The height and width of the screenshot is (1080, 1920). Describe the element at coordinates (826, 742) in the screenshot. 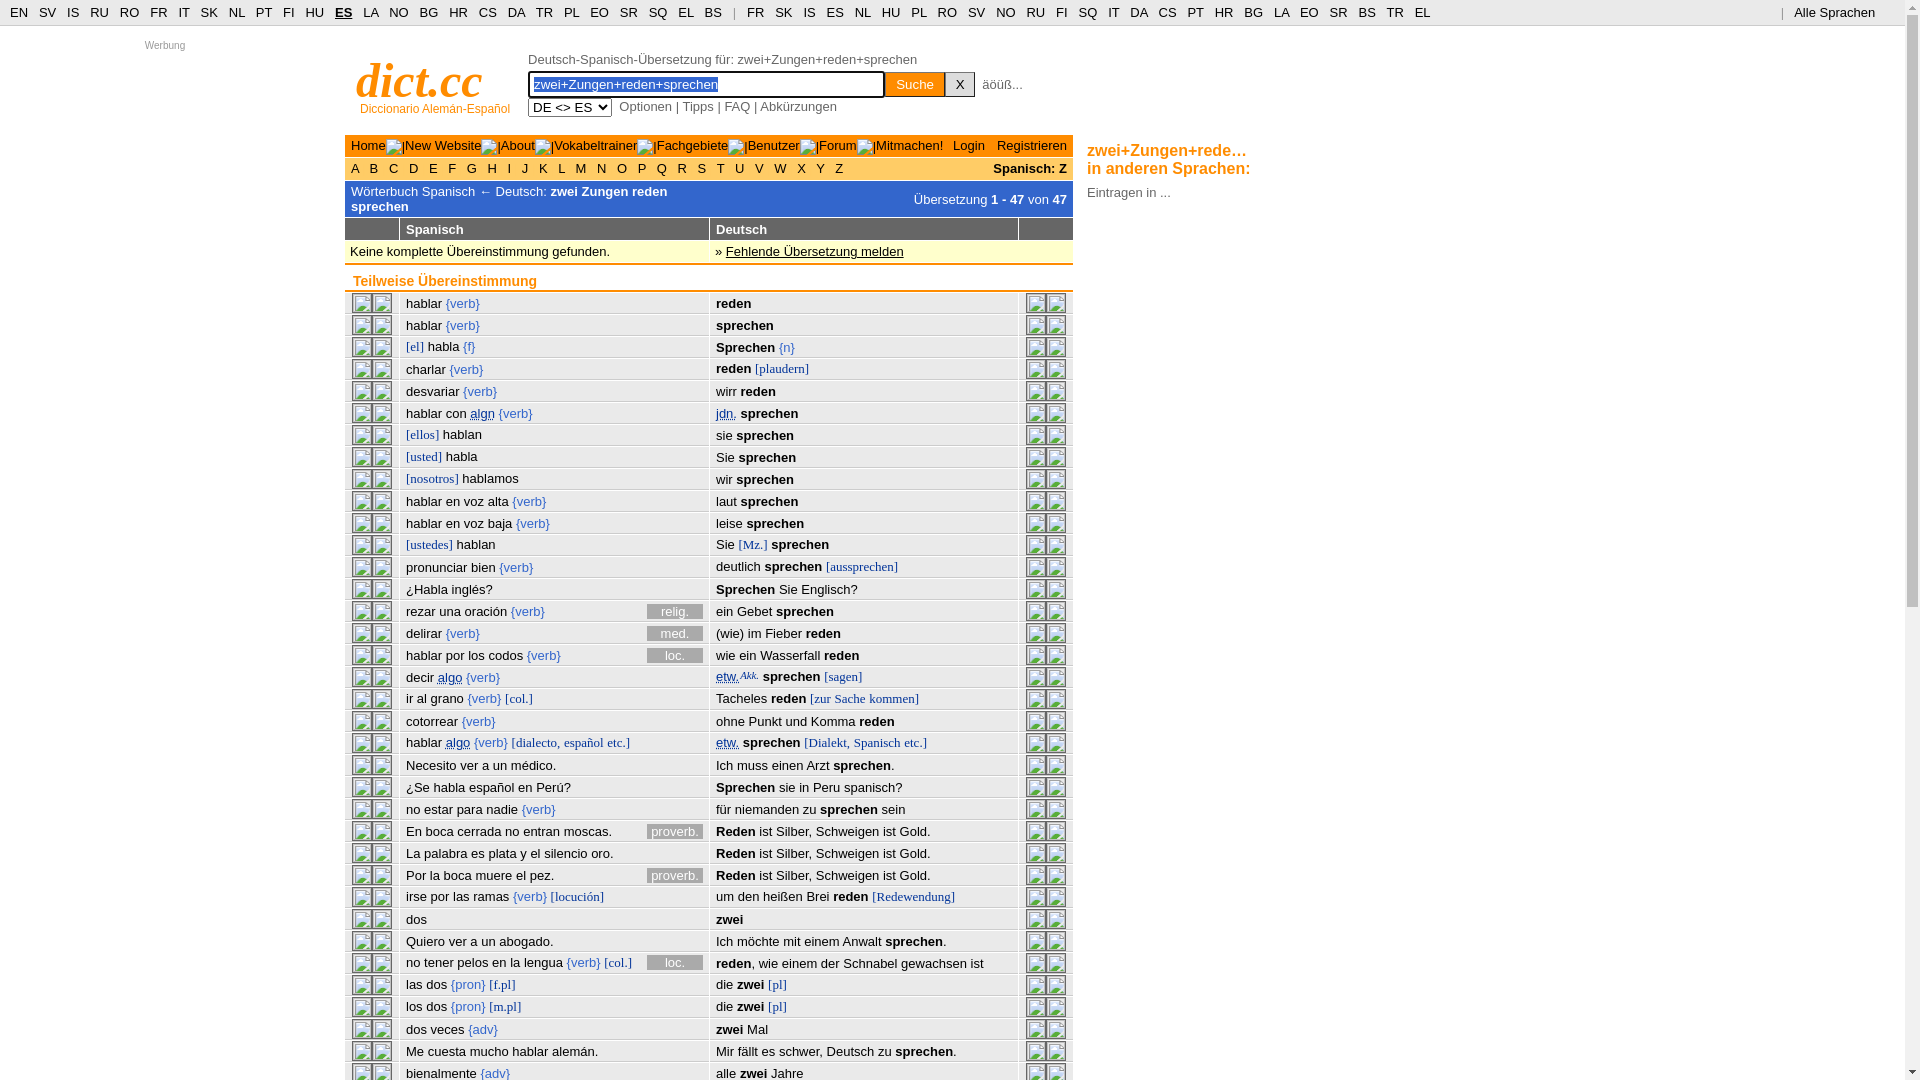

I see `'[Dialekt,'` at that location.